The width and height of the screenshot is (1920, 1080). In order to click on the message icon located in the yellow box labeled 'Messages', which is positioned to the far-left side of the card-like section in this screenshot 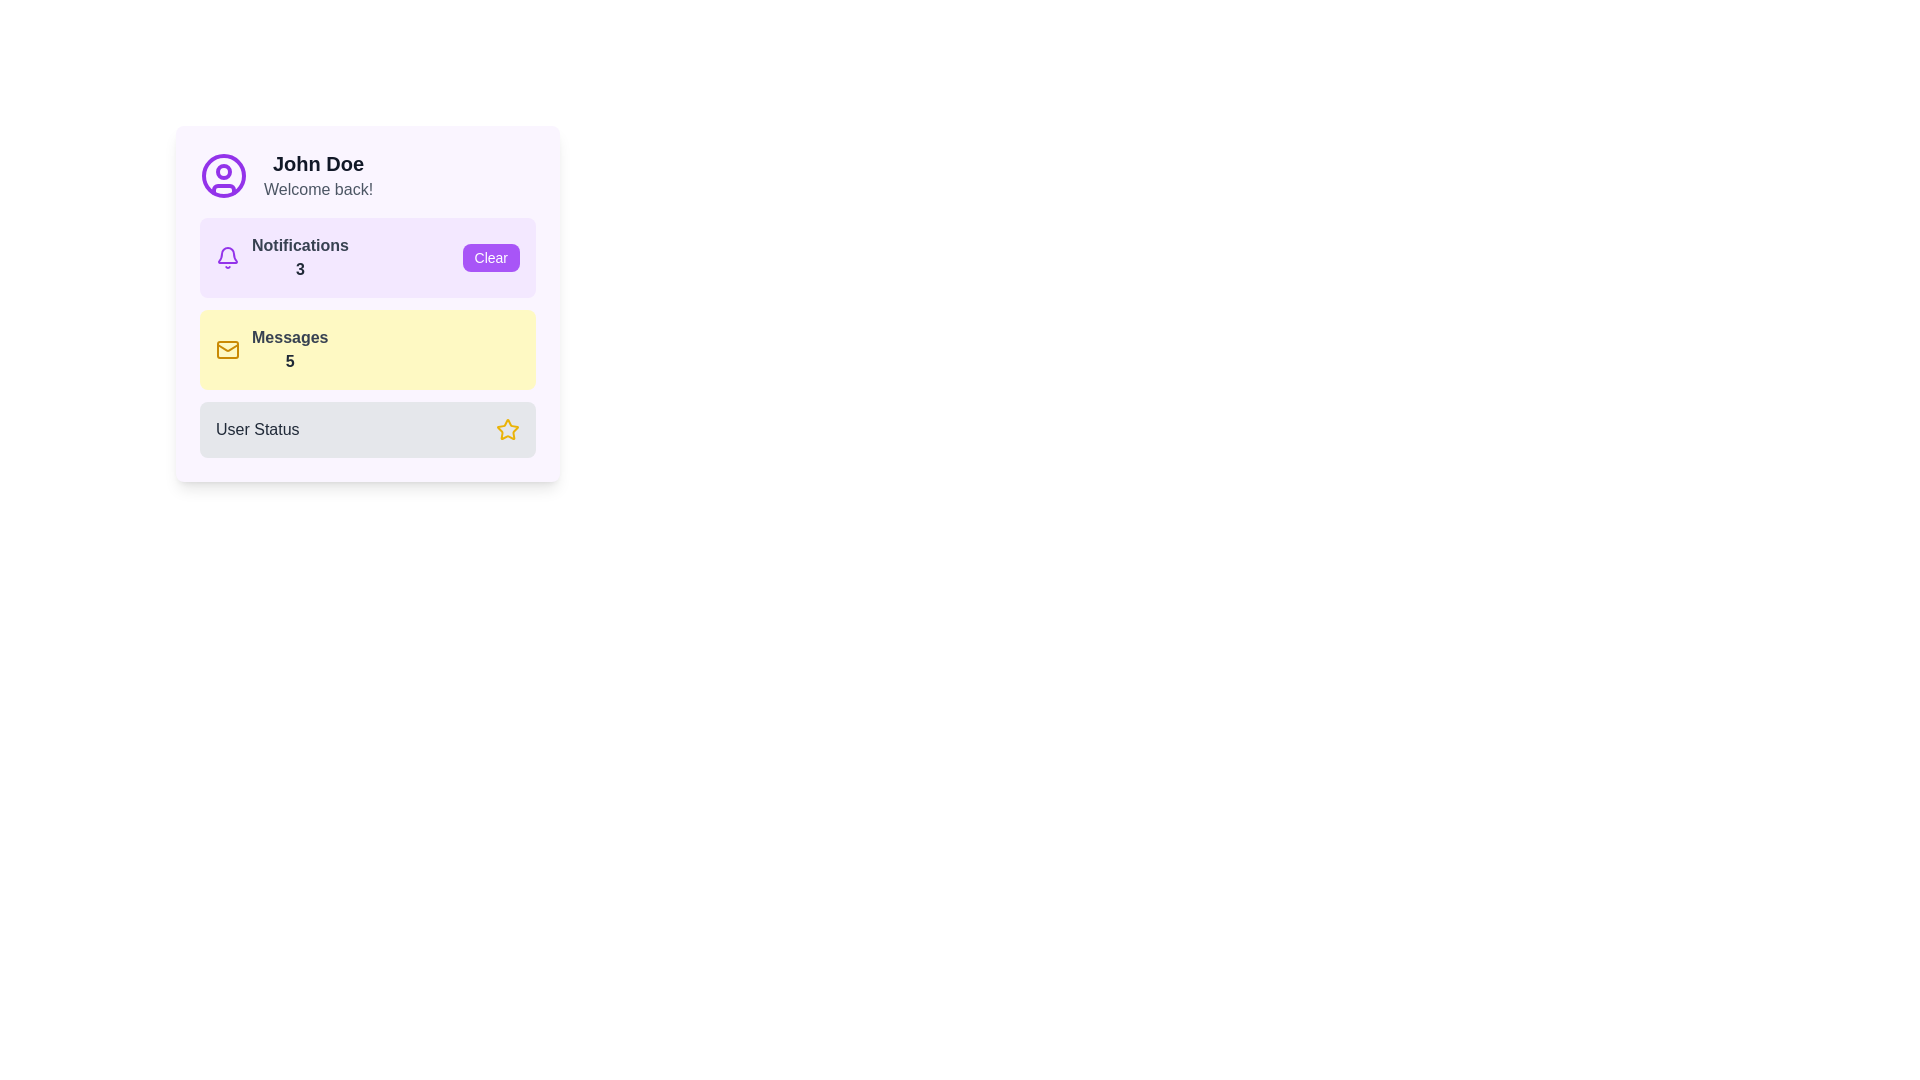, I will do `click(227, 349)`.